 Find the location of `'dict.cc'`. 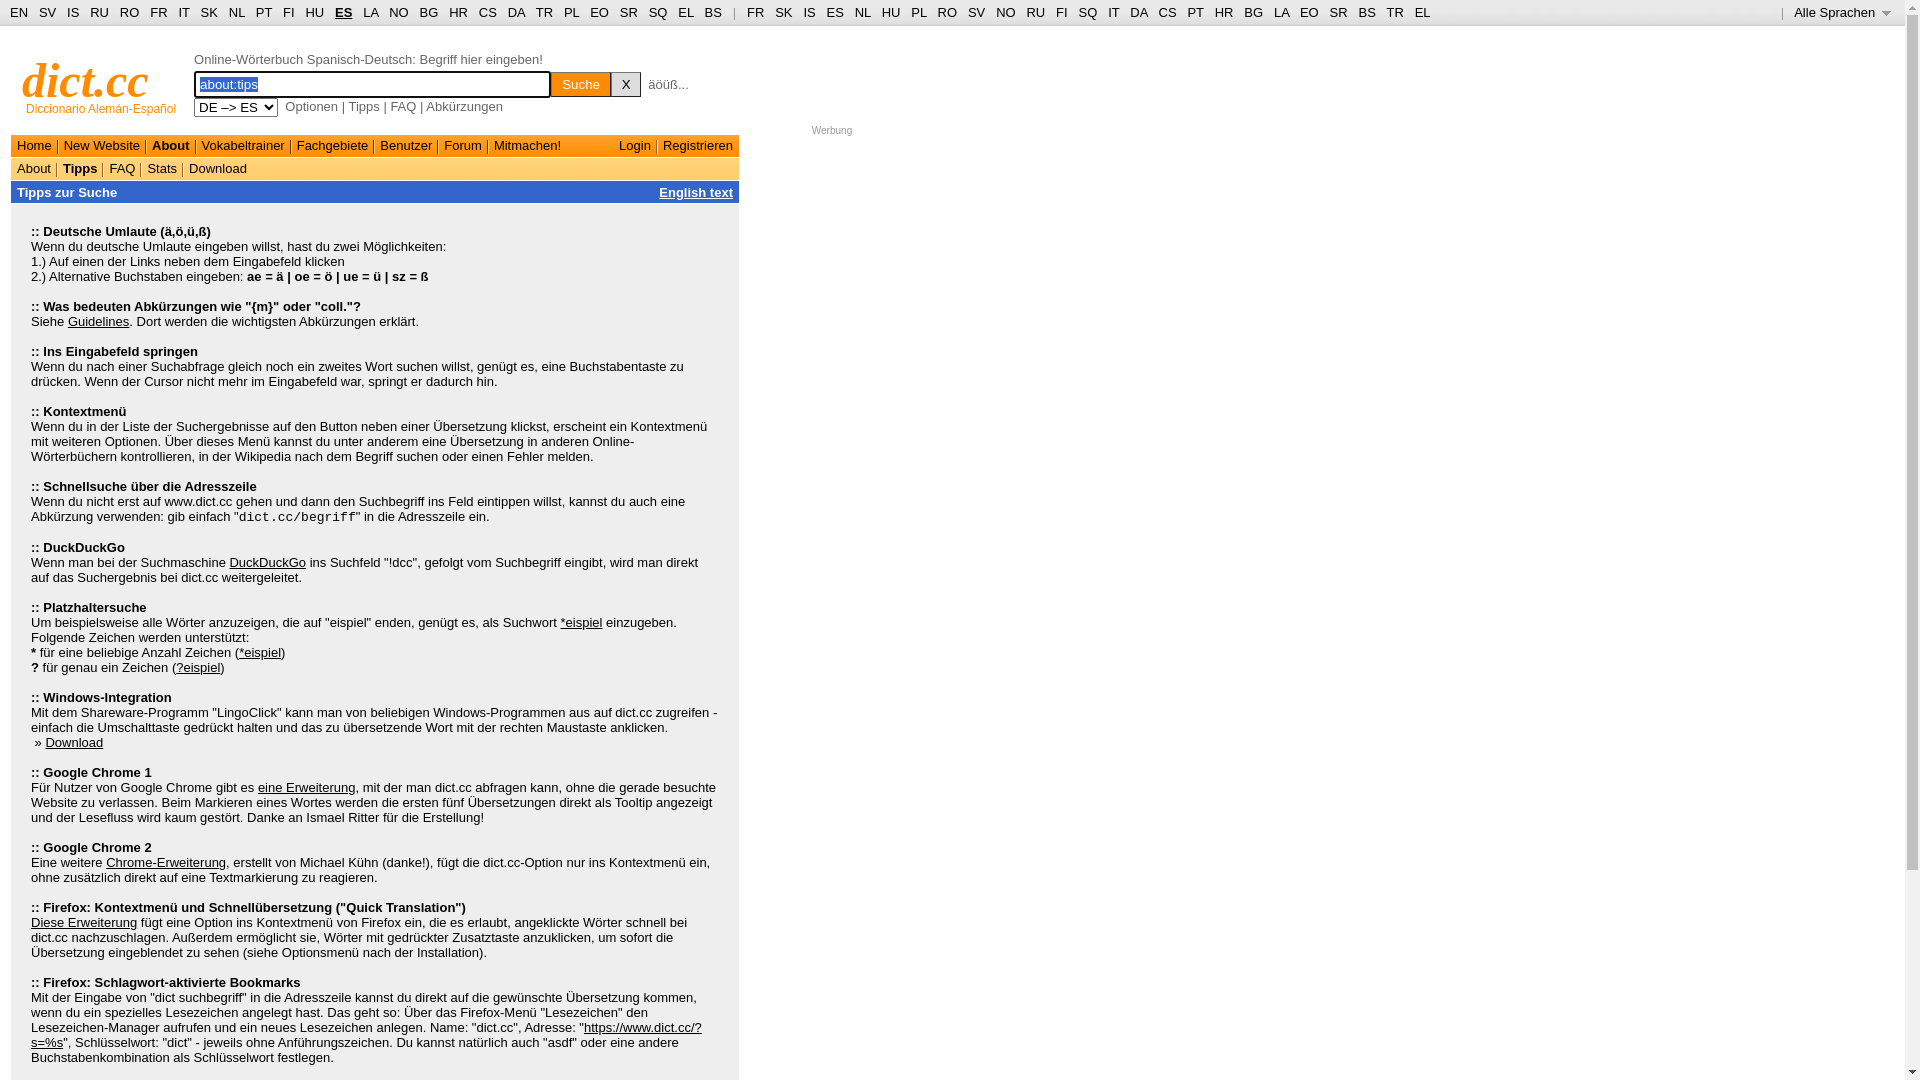

'dict.cc' is located at coordinates (84, 79).